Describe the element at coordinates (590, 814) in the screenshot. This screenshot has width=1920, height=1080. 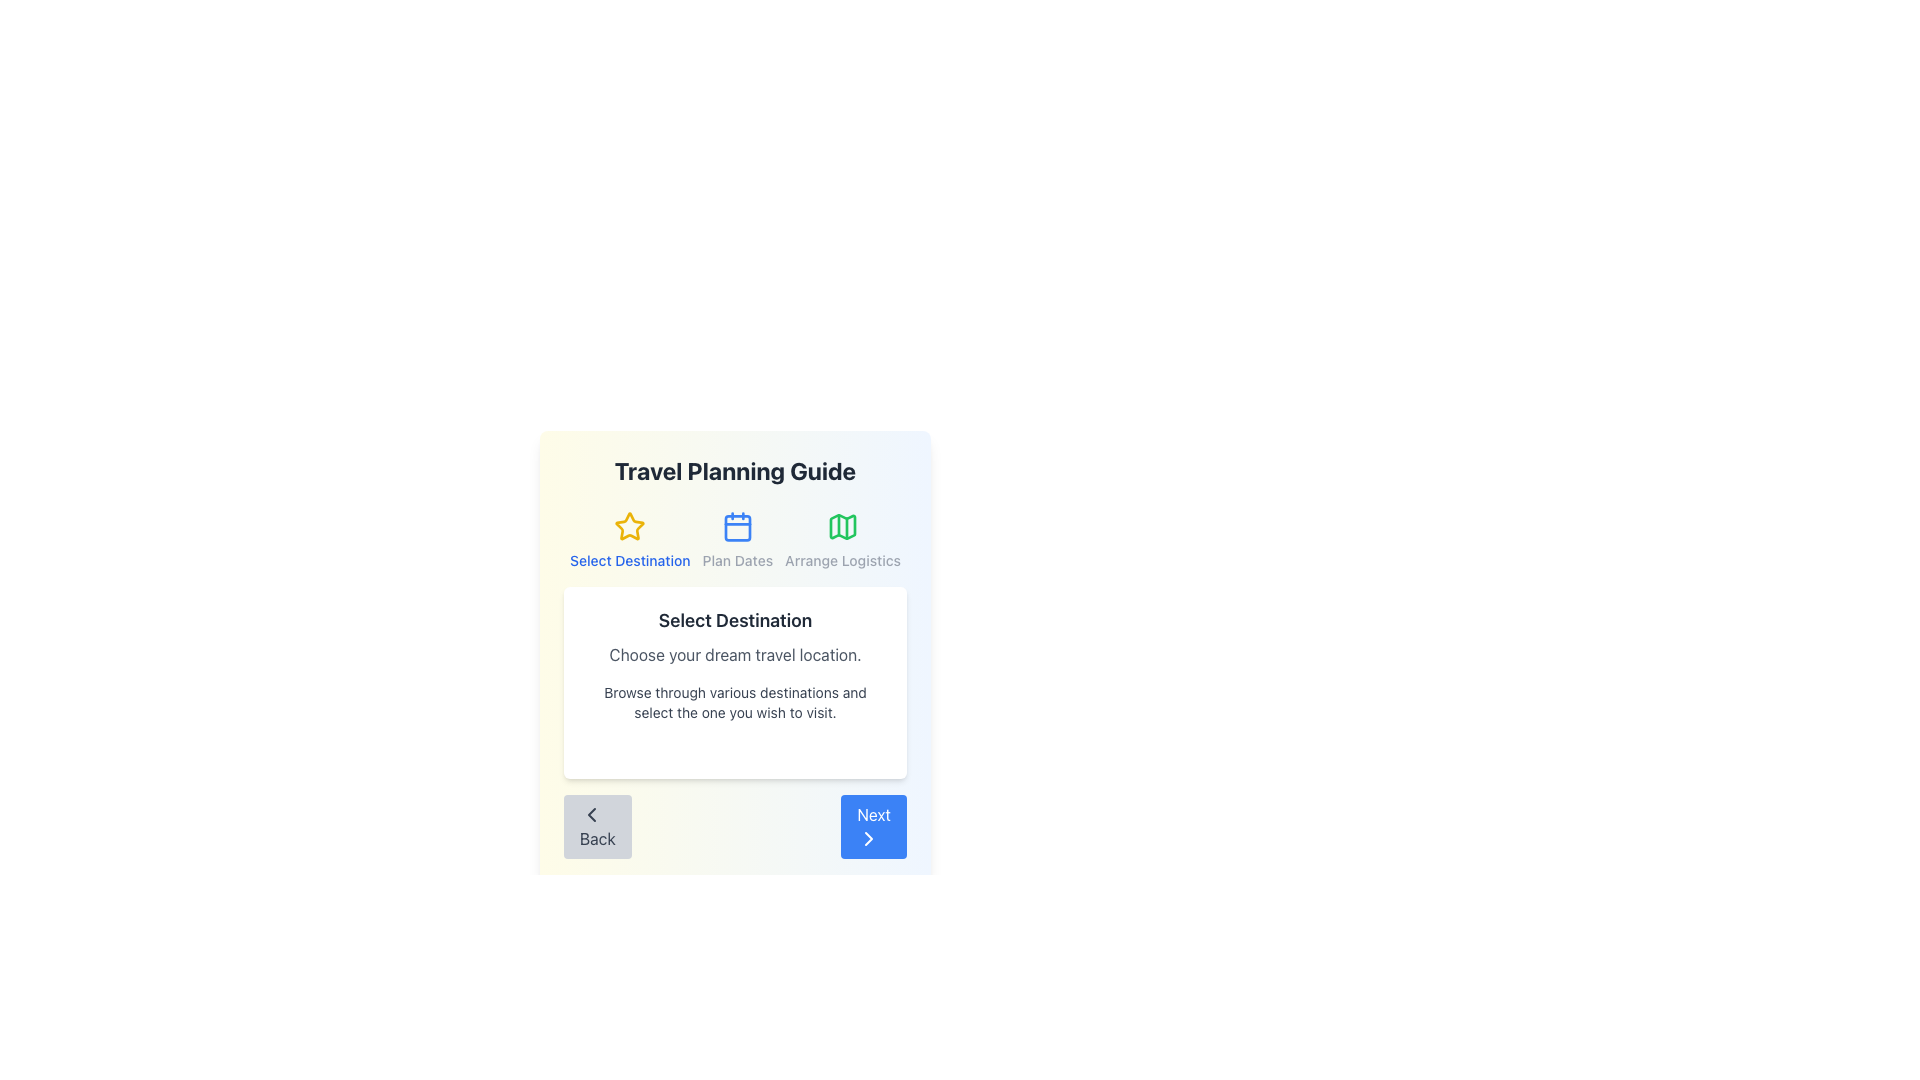
I see `the left-facing chevron arrow icon within the light gray rounded rectangle button labeled 'Back', located at the bottom-left area of the card interface` at that location.